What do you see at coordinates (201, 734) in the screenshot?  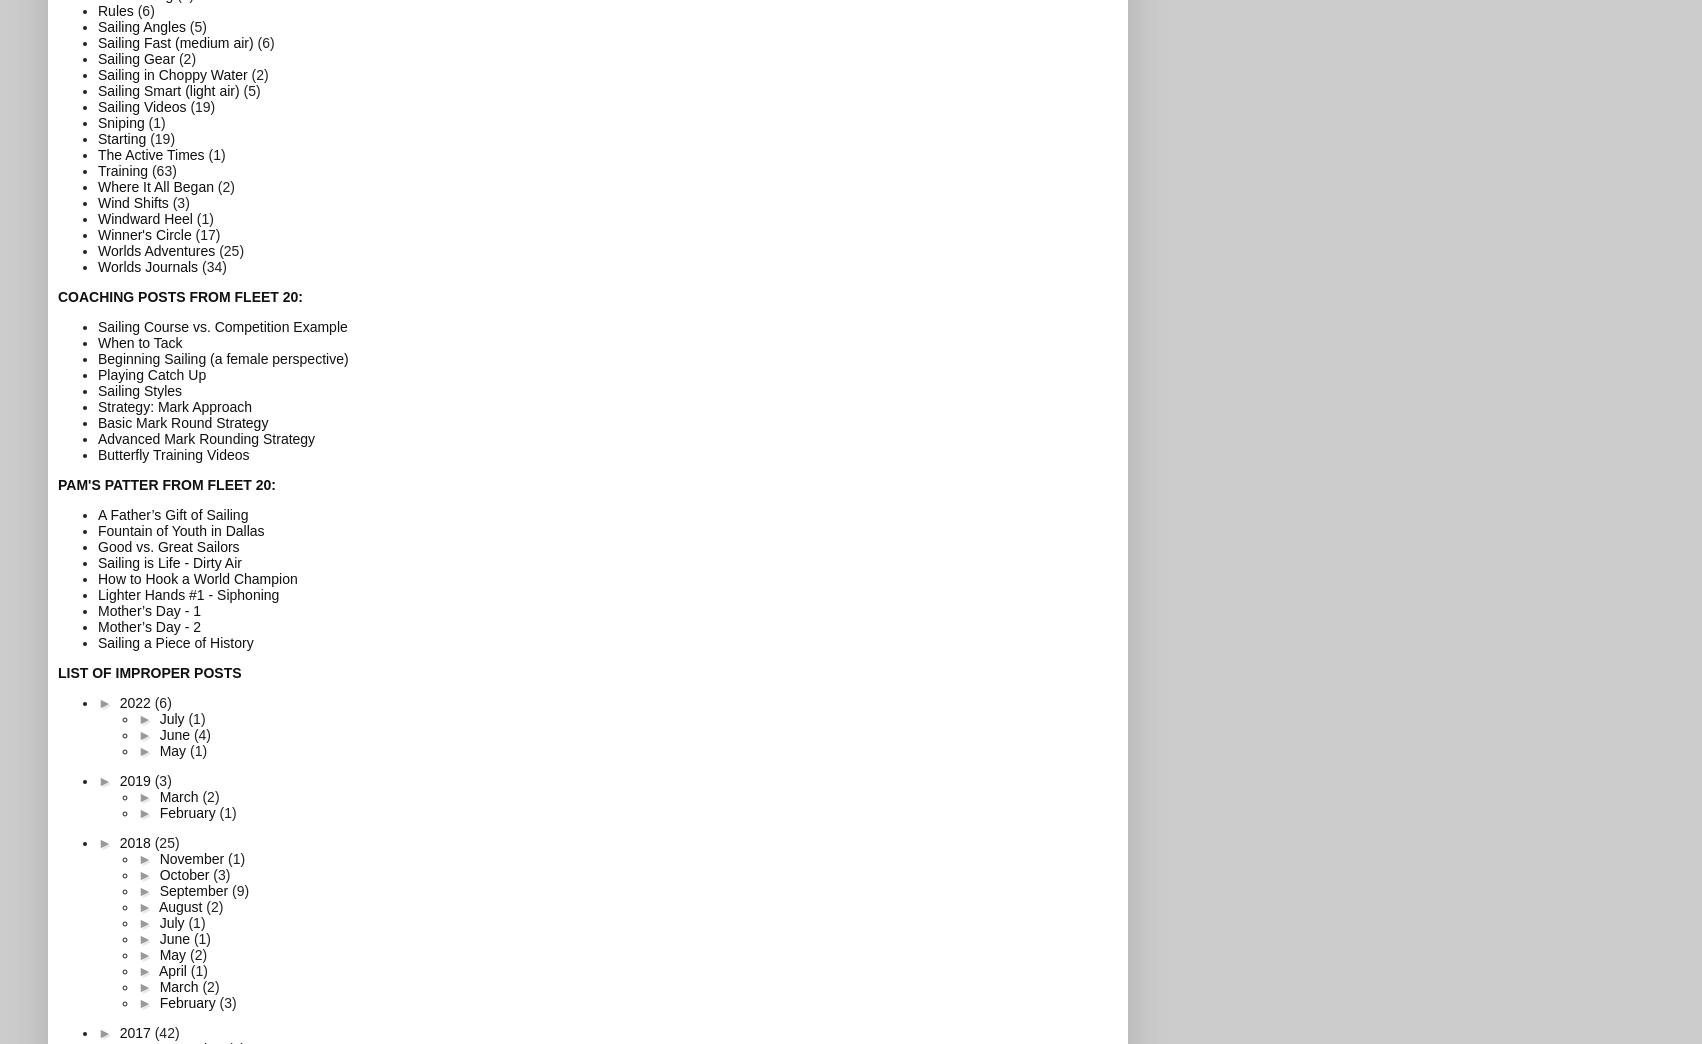 I see `'(4)'` at bounding box center [201, 734].